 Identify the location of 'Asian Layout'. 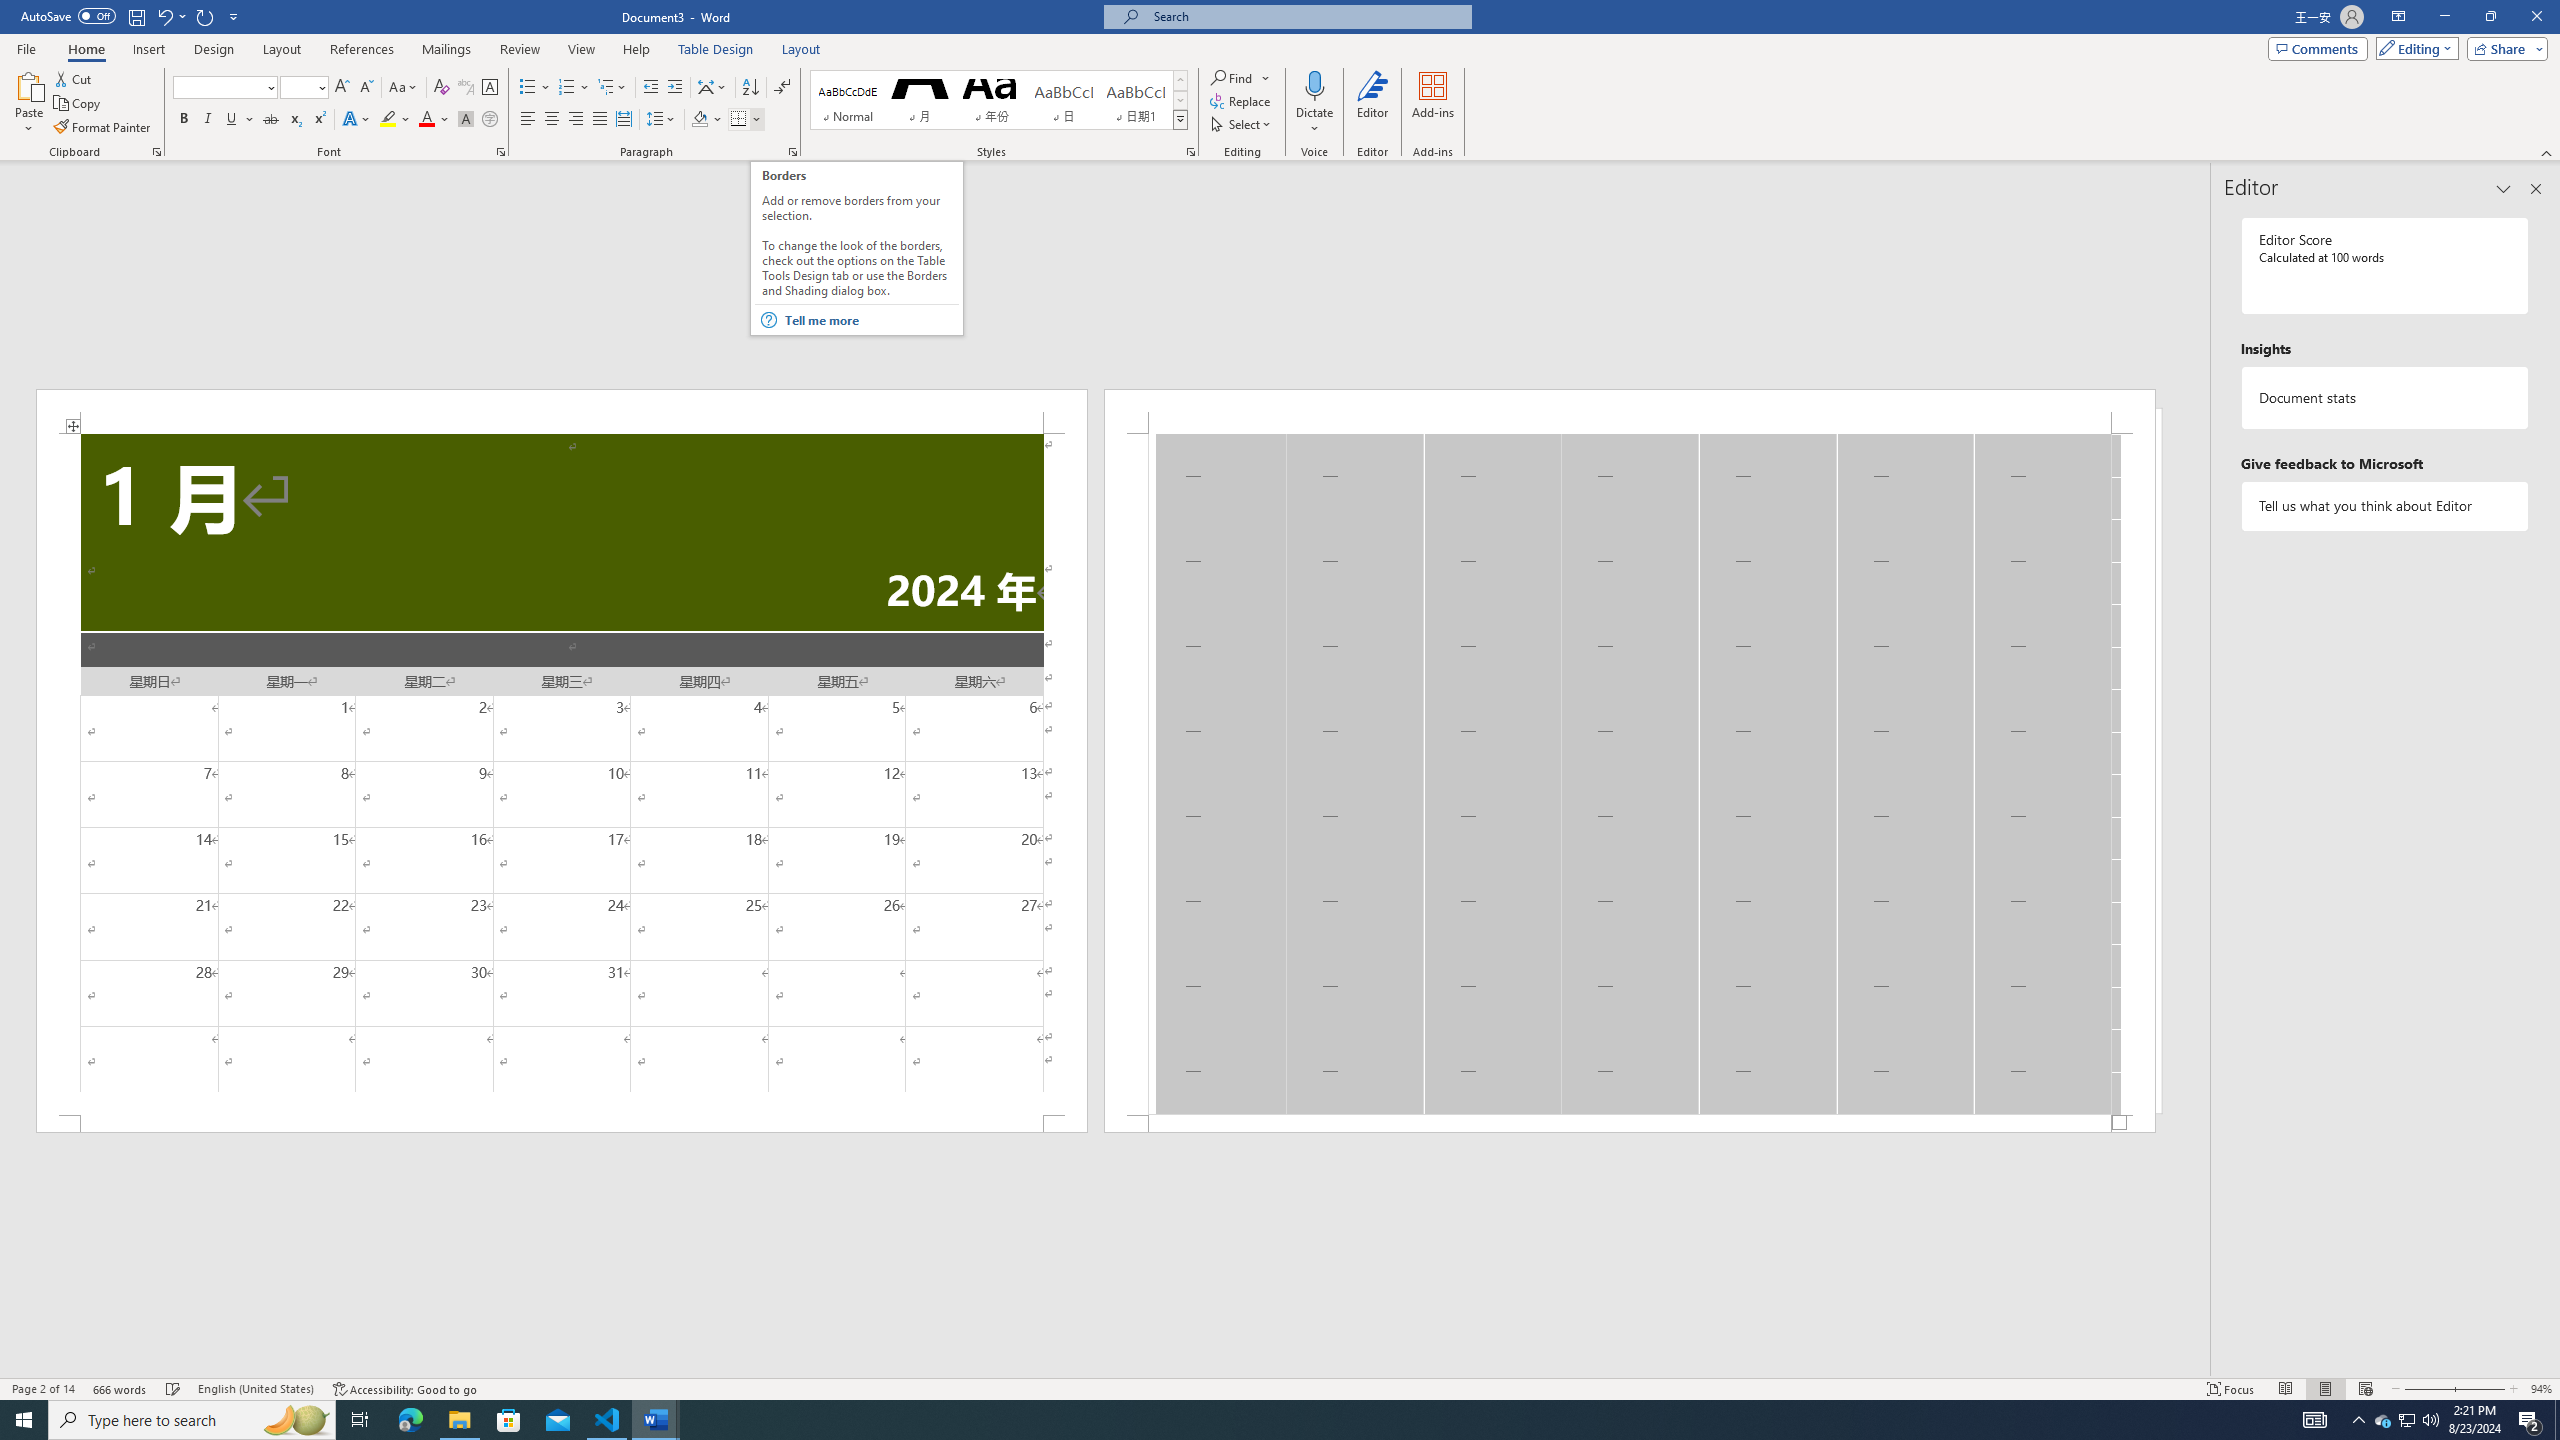
(712, 87).